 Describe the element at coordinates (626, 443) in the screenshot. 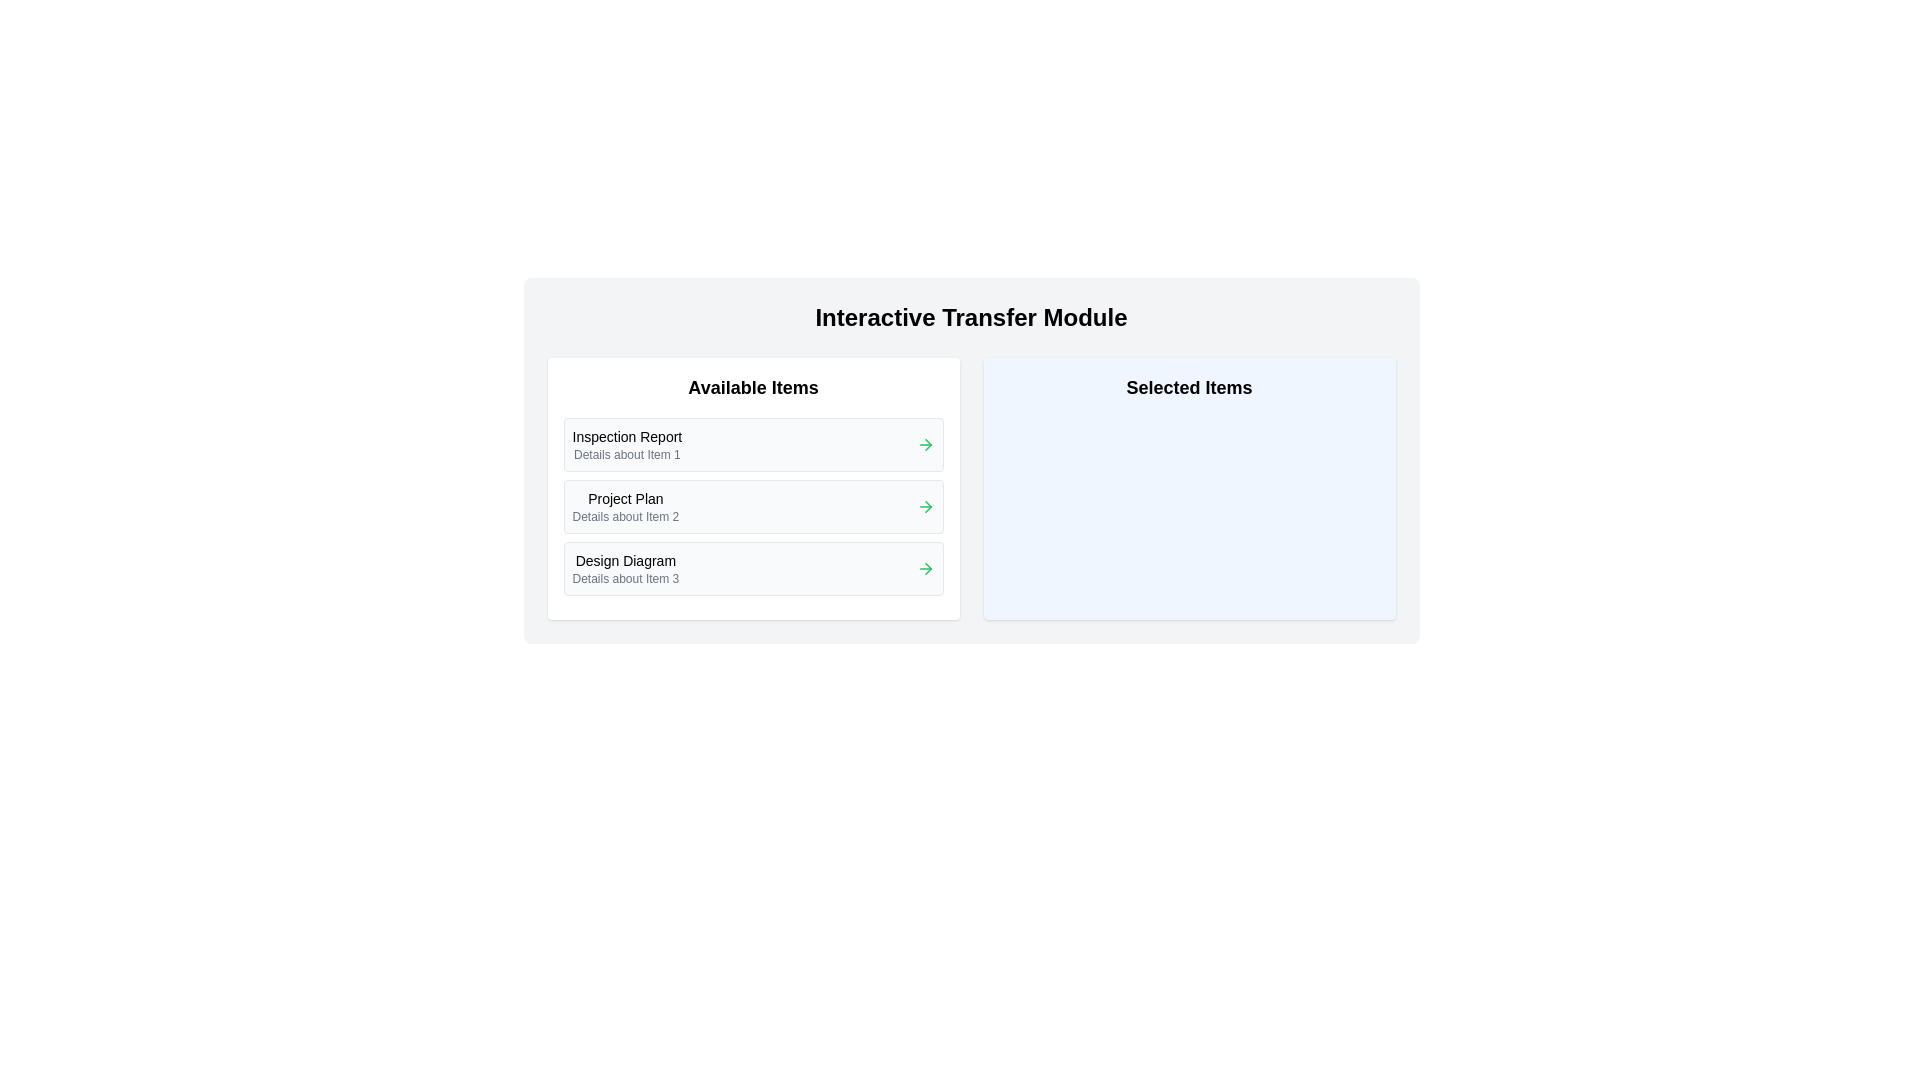

I see `the descriptive text block labeled 'This Text block allows users to:' located in the 'Available Items' section` at that location.